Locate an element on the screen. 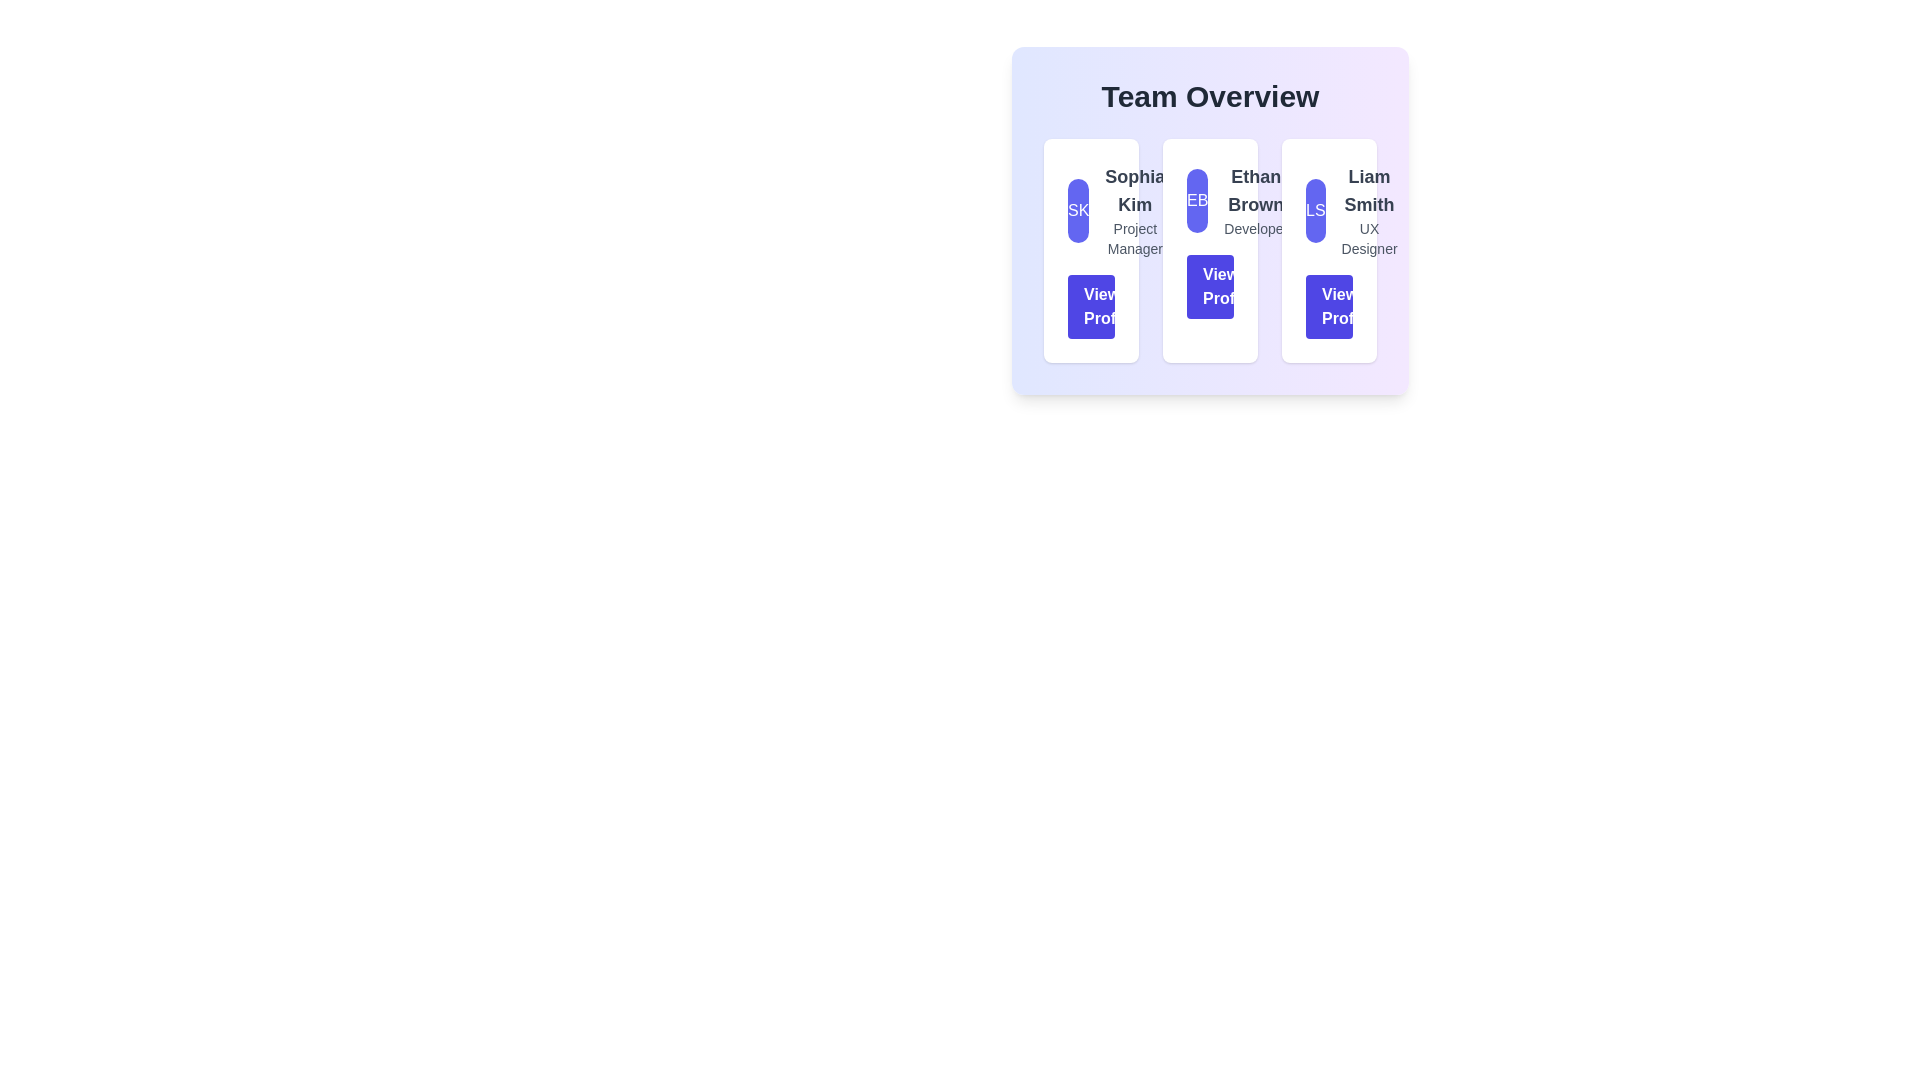 The height and width of the screenshot is (1080, 1920). the text display containing 'Liam Smith' and 'UX Designer' within the third profile card is located at coordinates (1368, 211).